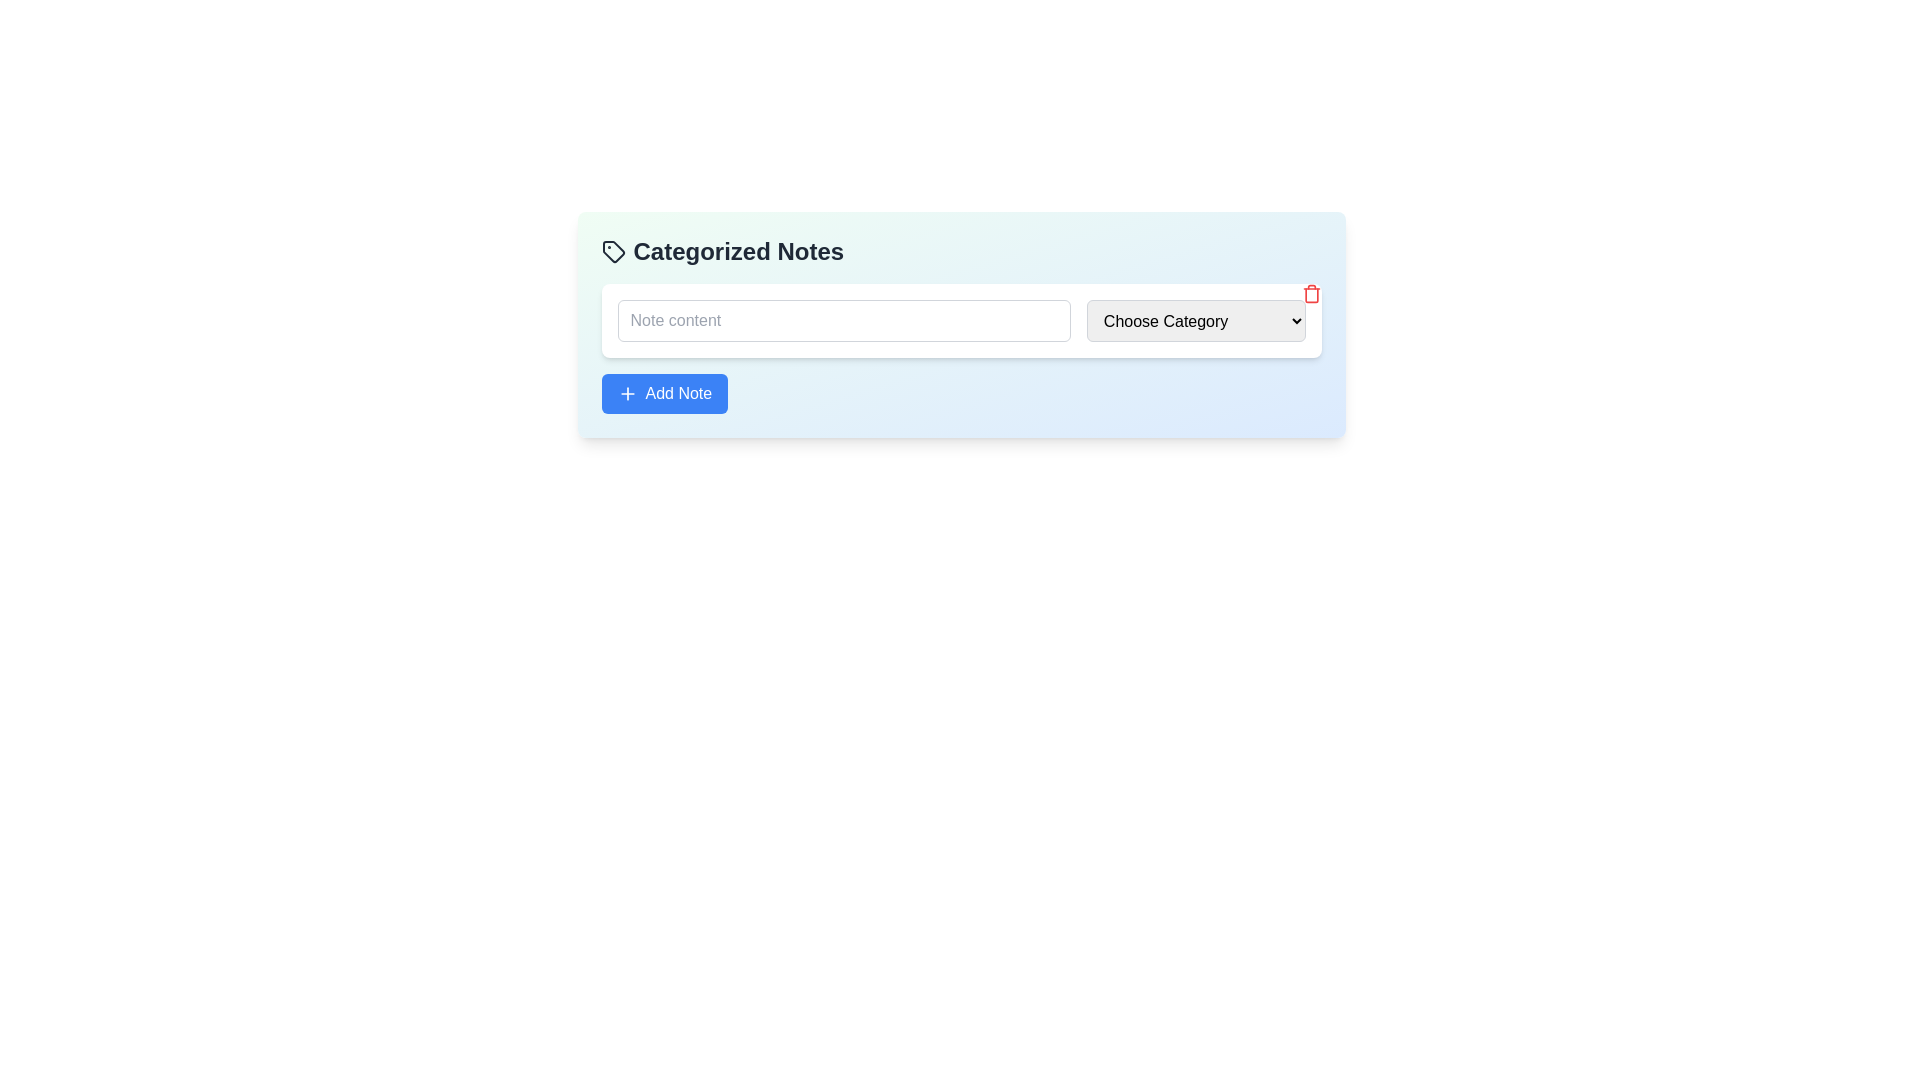  I want to click on the trash bin icon located in the top-right corner of the card, so click(1311, 293).